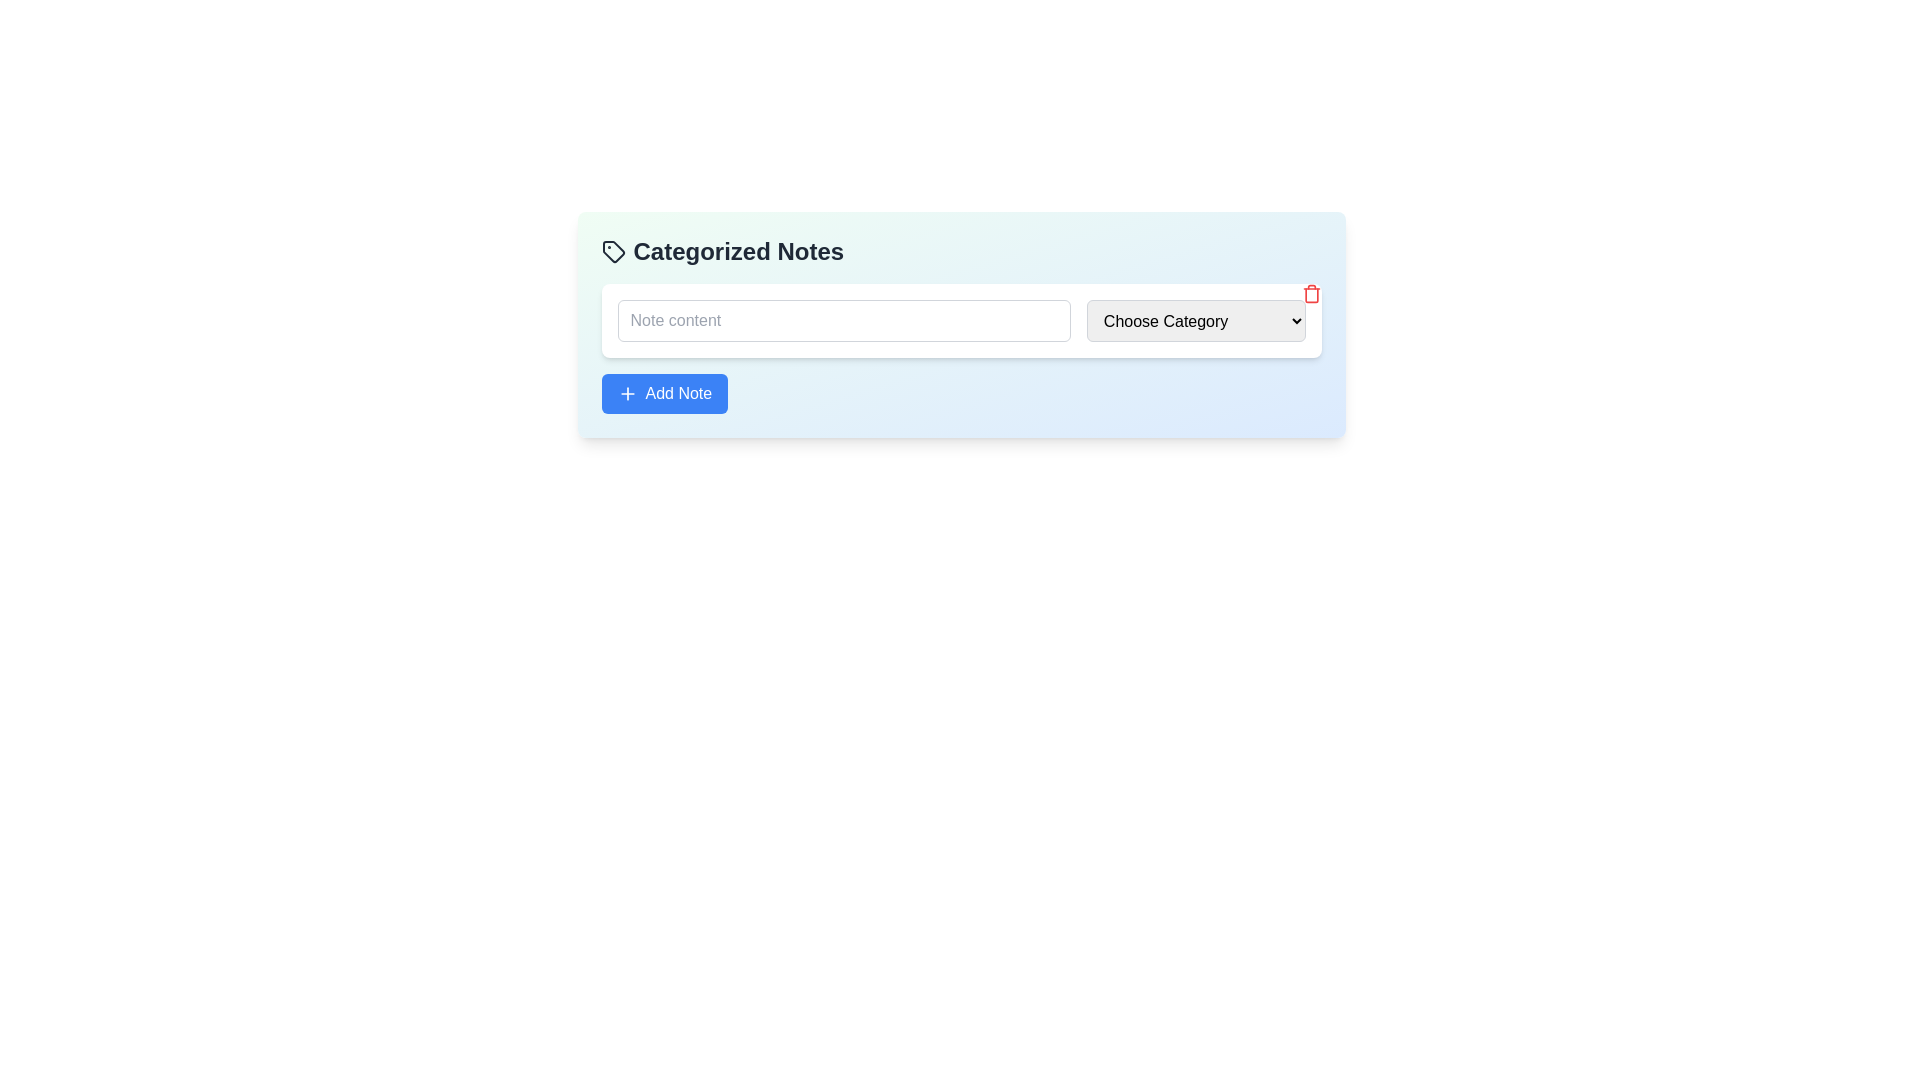  I want to click on the trash bin icon located in the top-right corner of the card, so click(1311, 293).